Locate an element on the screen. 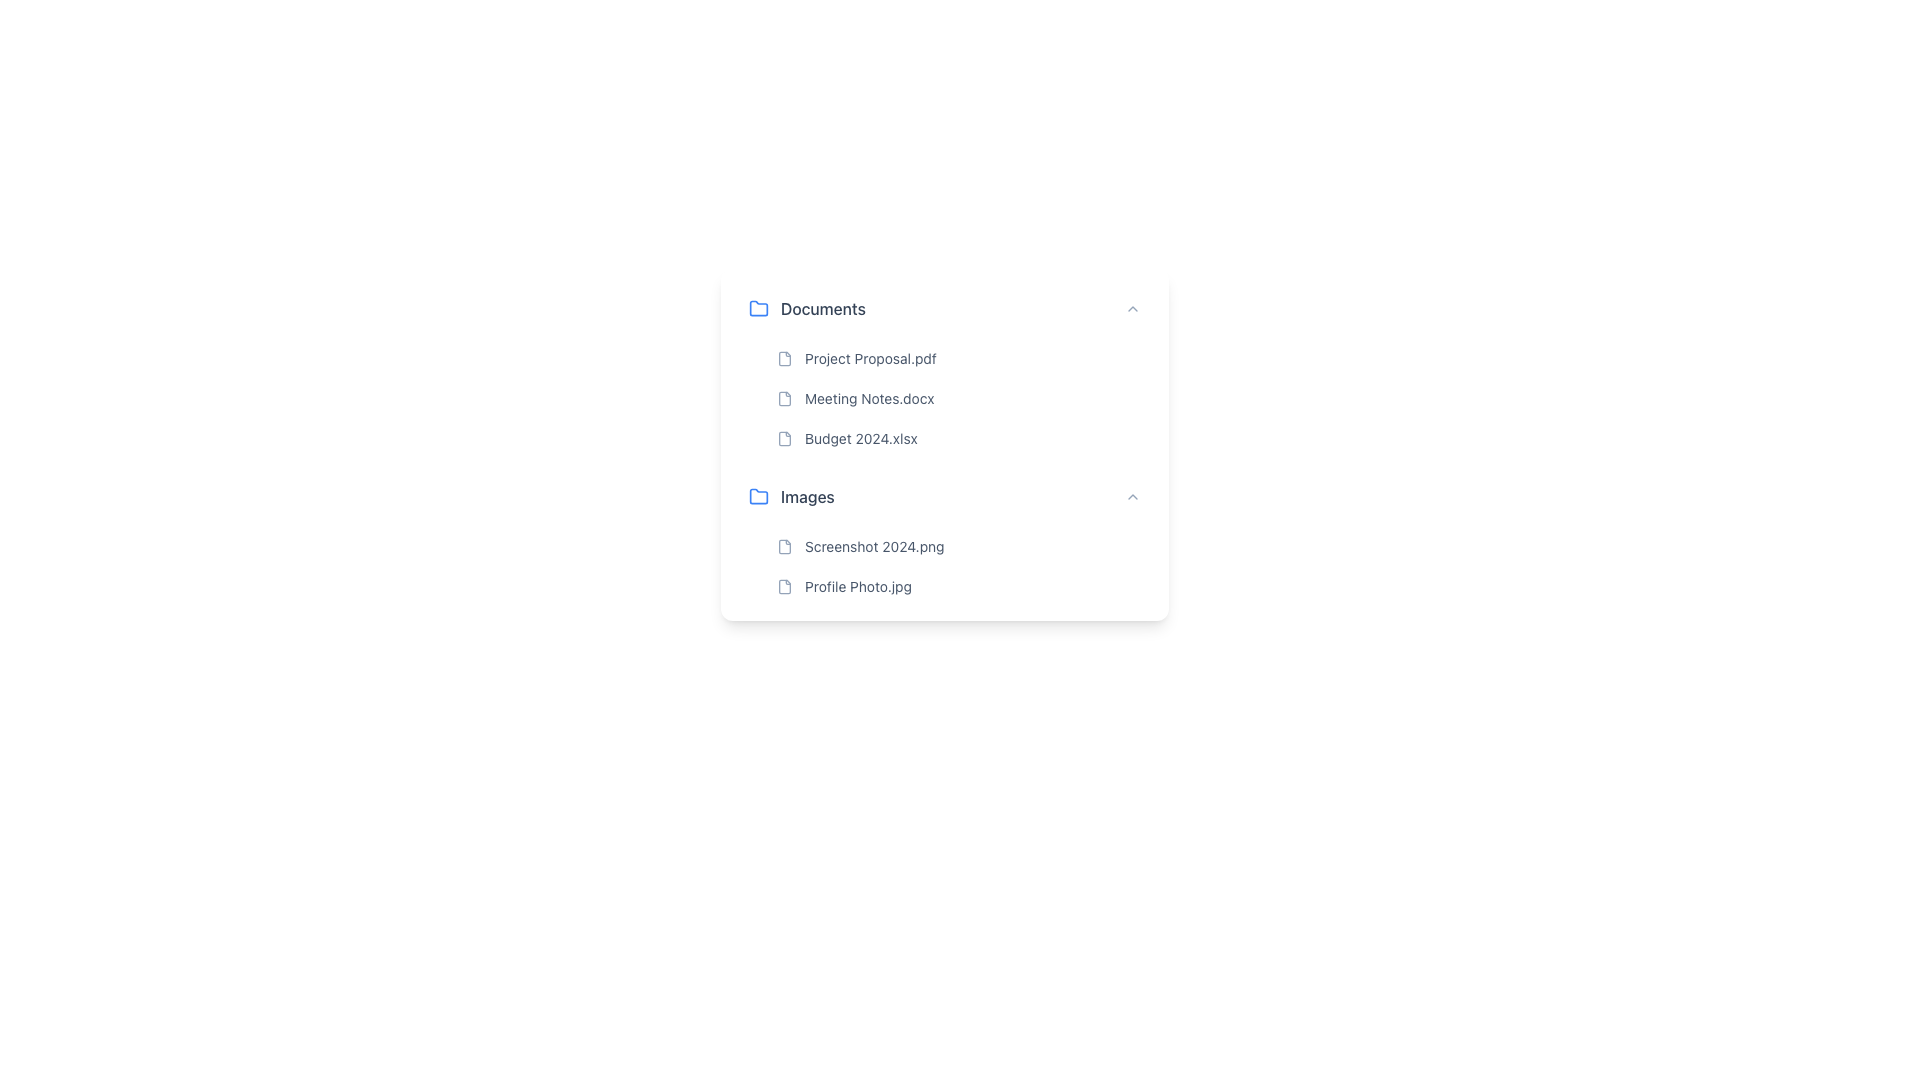  on the file entry labeled 'Budget 2024.xlsx' located in the Documents section is located at coordinates (960, 438).